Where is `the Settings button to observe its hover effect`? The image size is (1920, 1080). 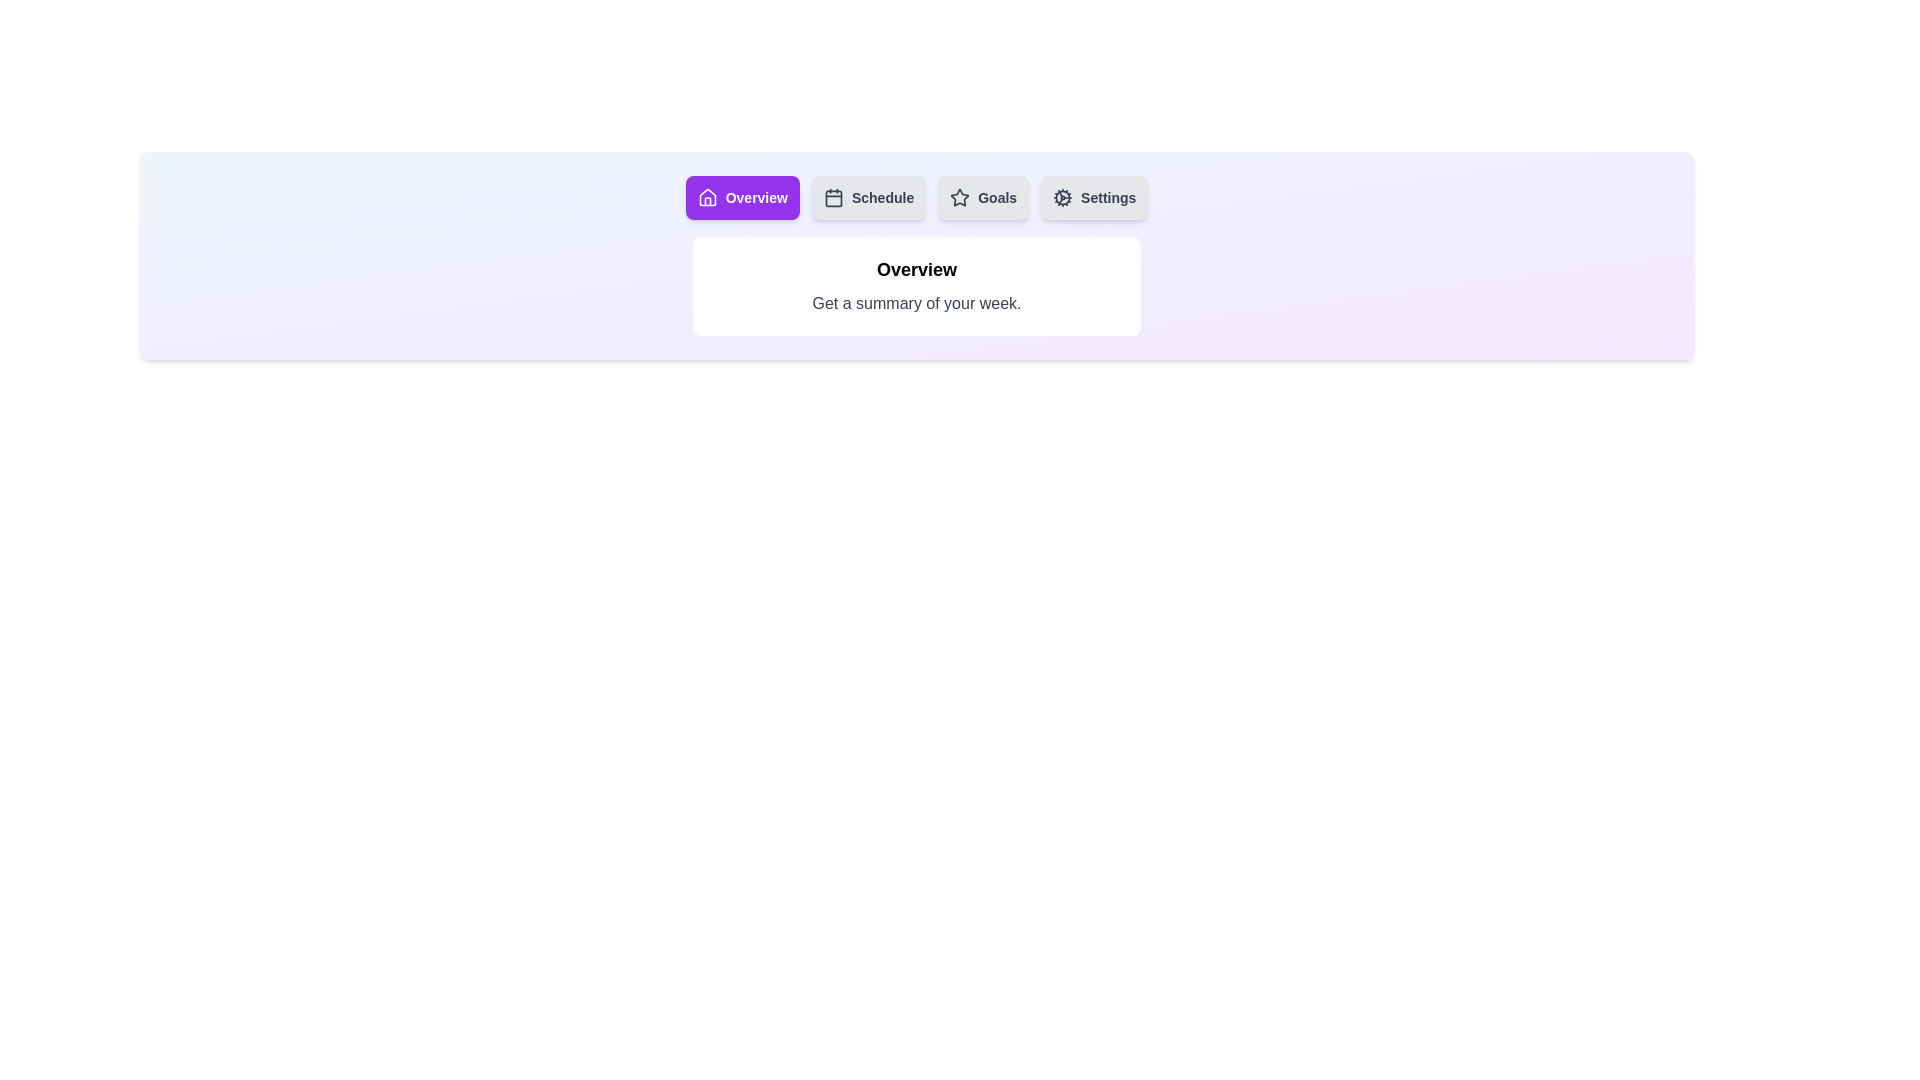
the Settings button to observe its hover effect is located at coordinates (1093, 197).